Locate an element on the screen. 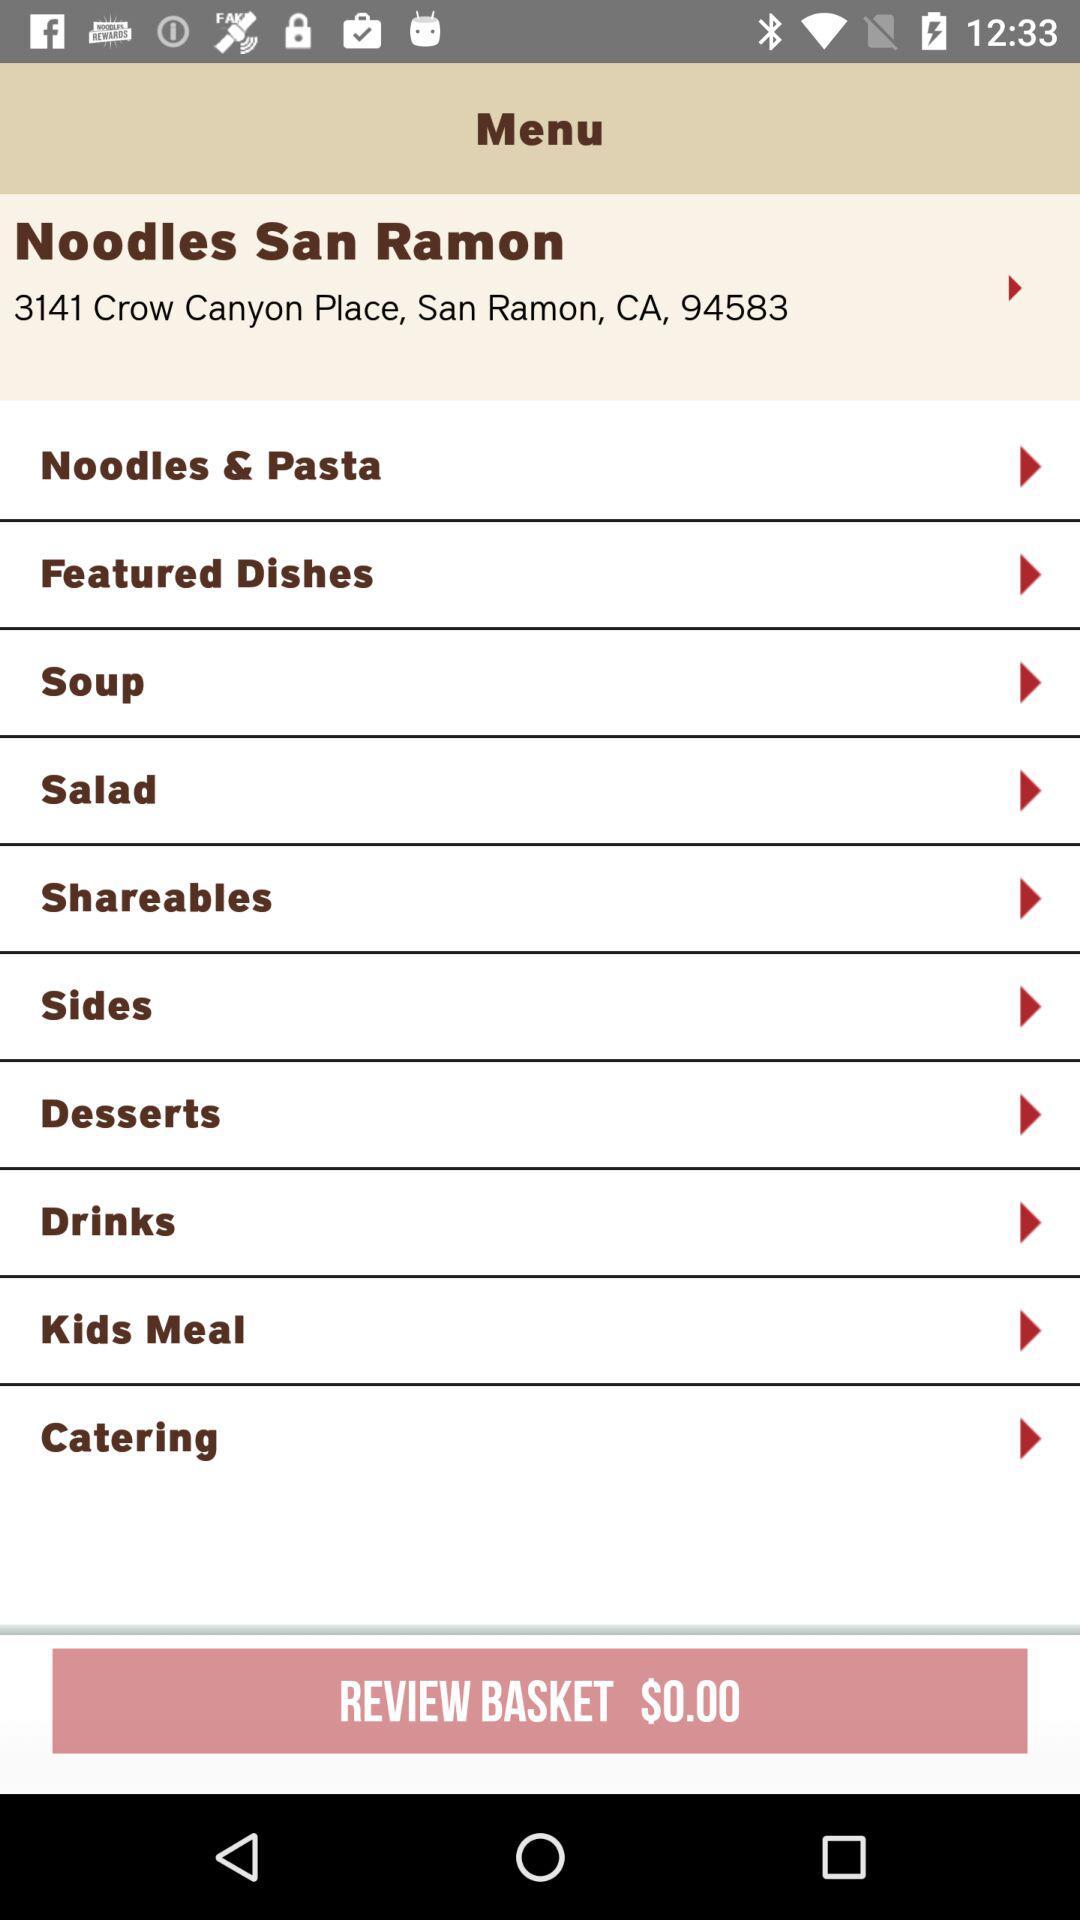 This screenshot has width=1080, height=1920. item to the right of shareables  icon is located at coordinates (1028, 897).